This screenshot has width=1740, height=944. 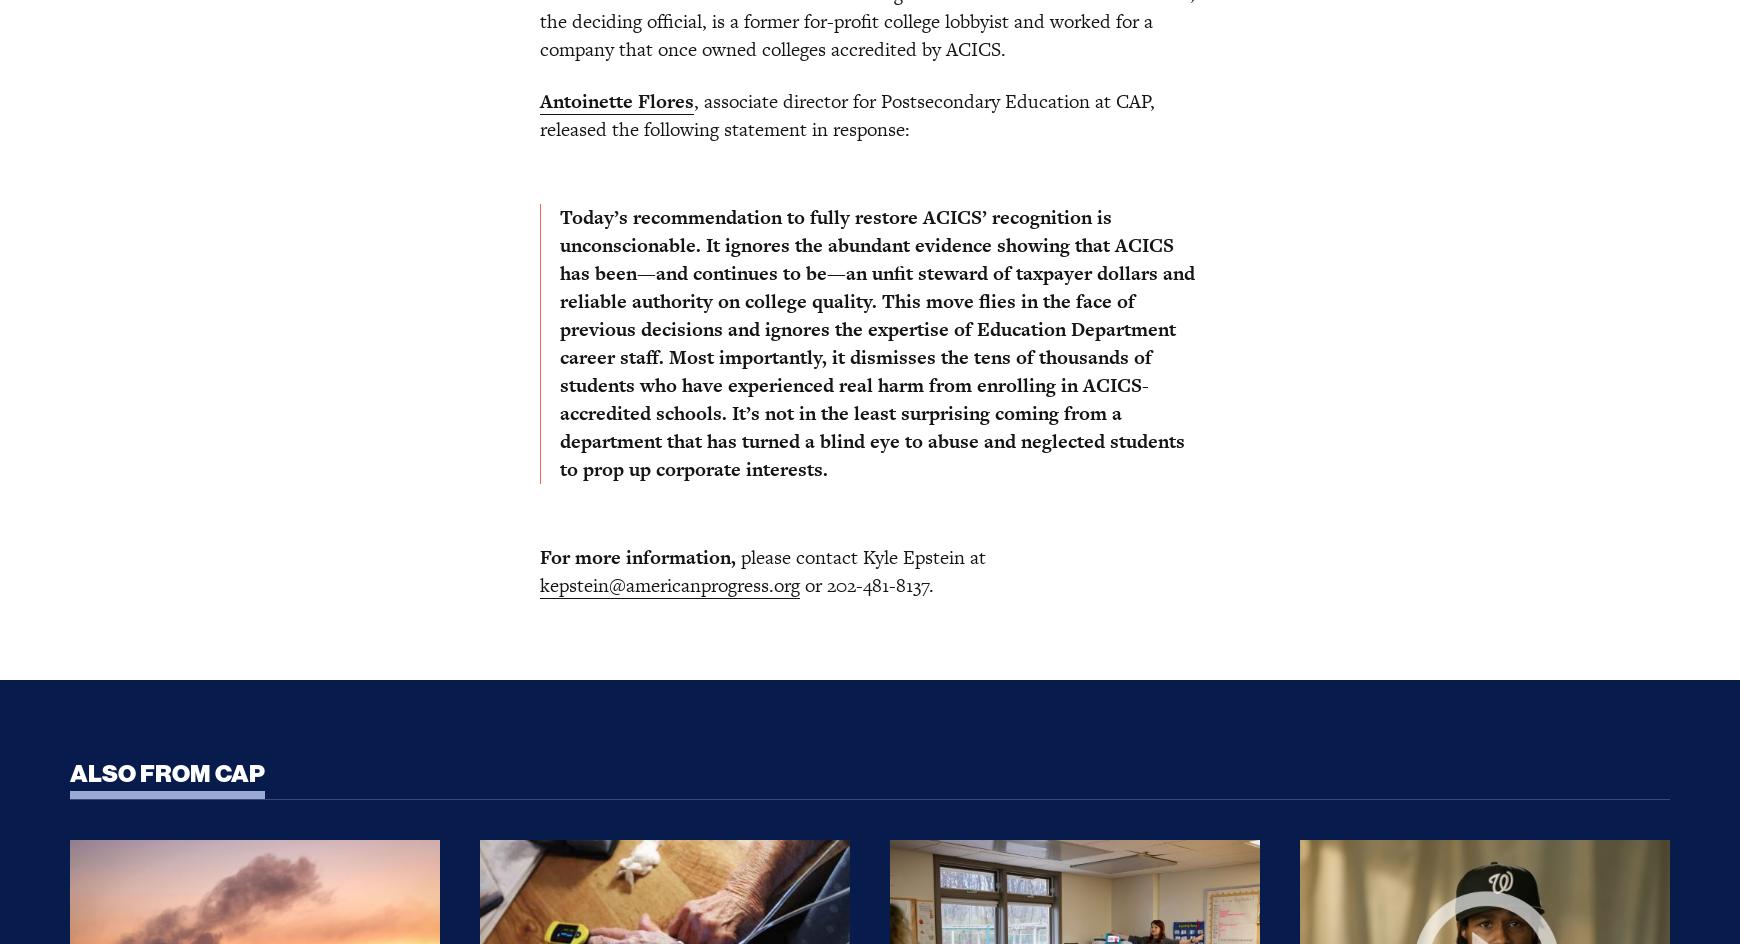 I want to click on 'Hai-Lam Phan', so click(x=1493, y=405).